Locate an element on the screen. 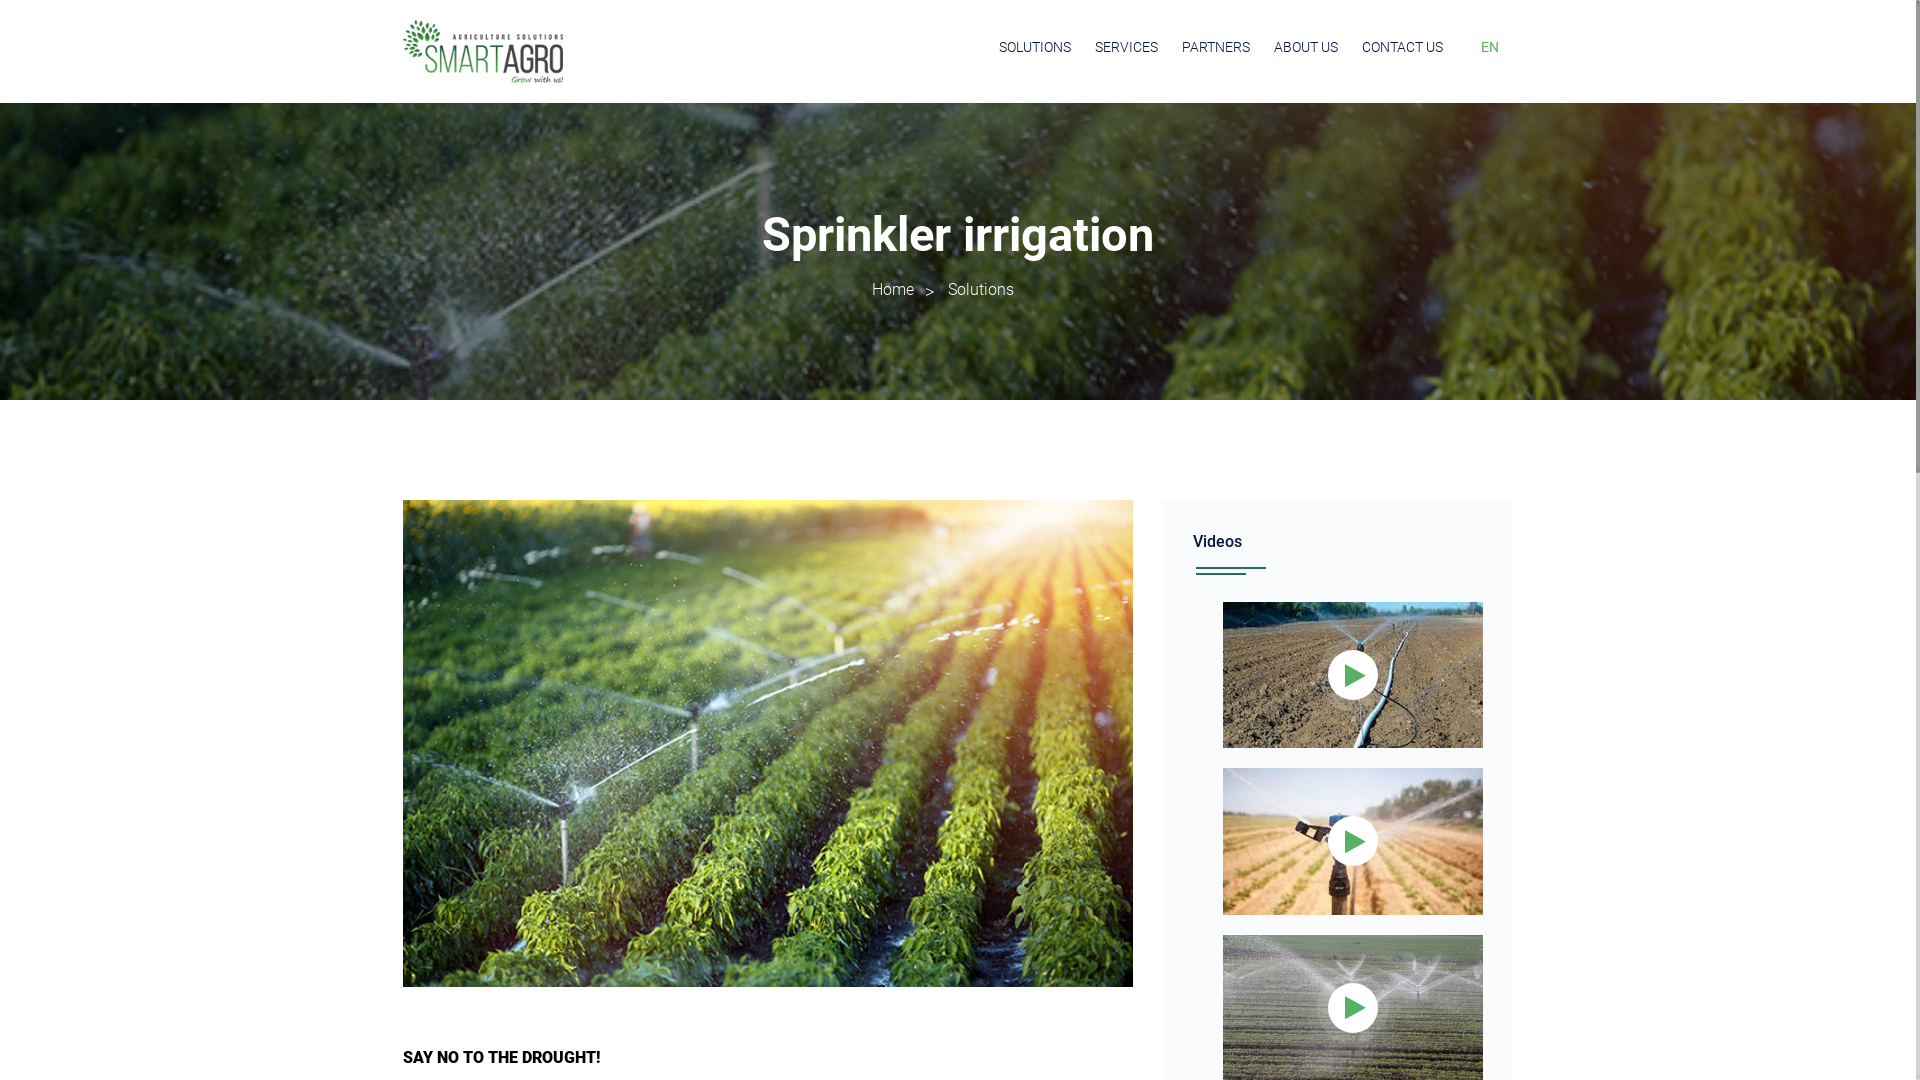 This screenshot has width=1920, height=1080. 'CONTACT US' is located at coordinates (1401, 45).